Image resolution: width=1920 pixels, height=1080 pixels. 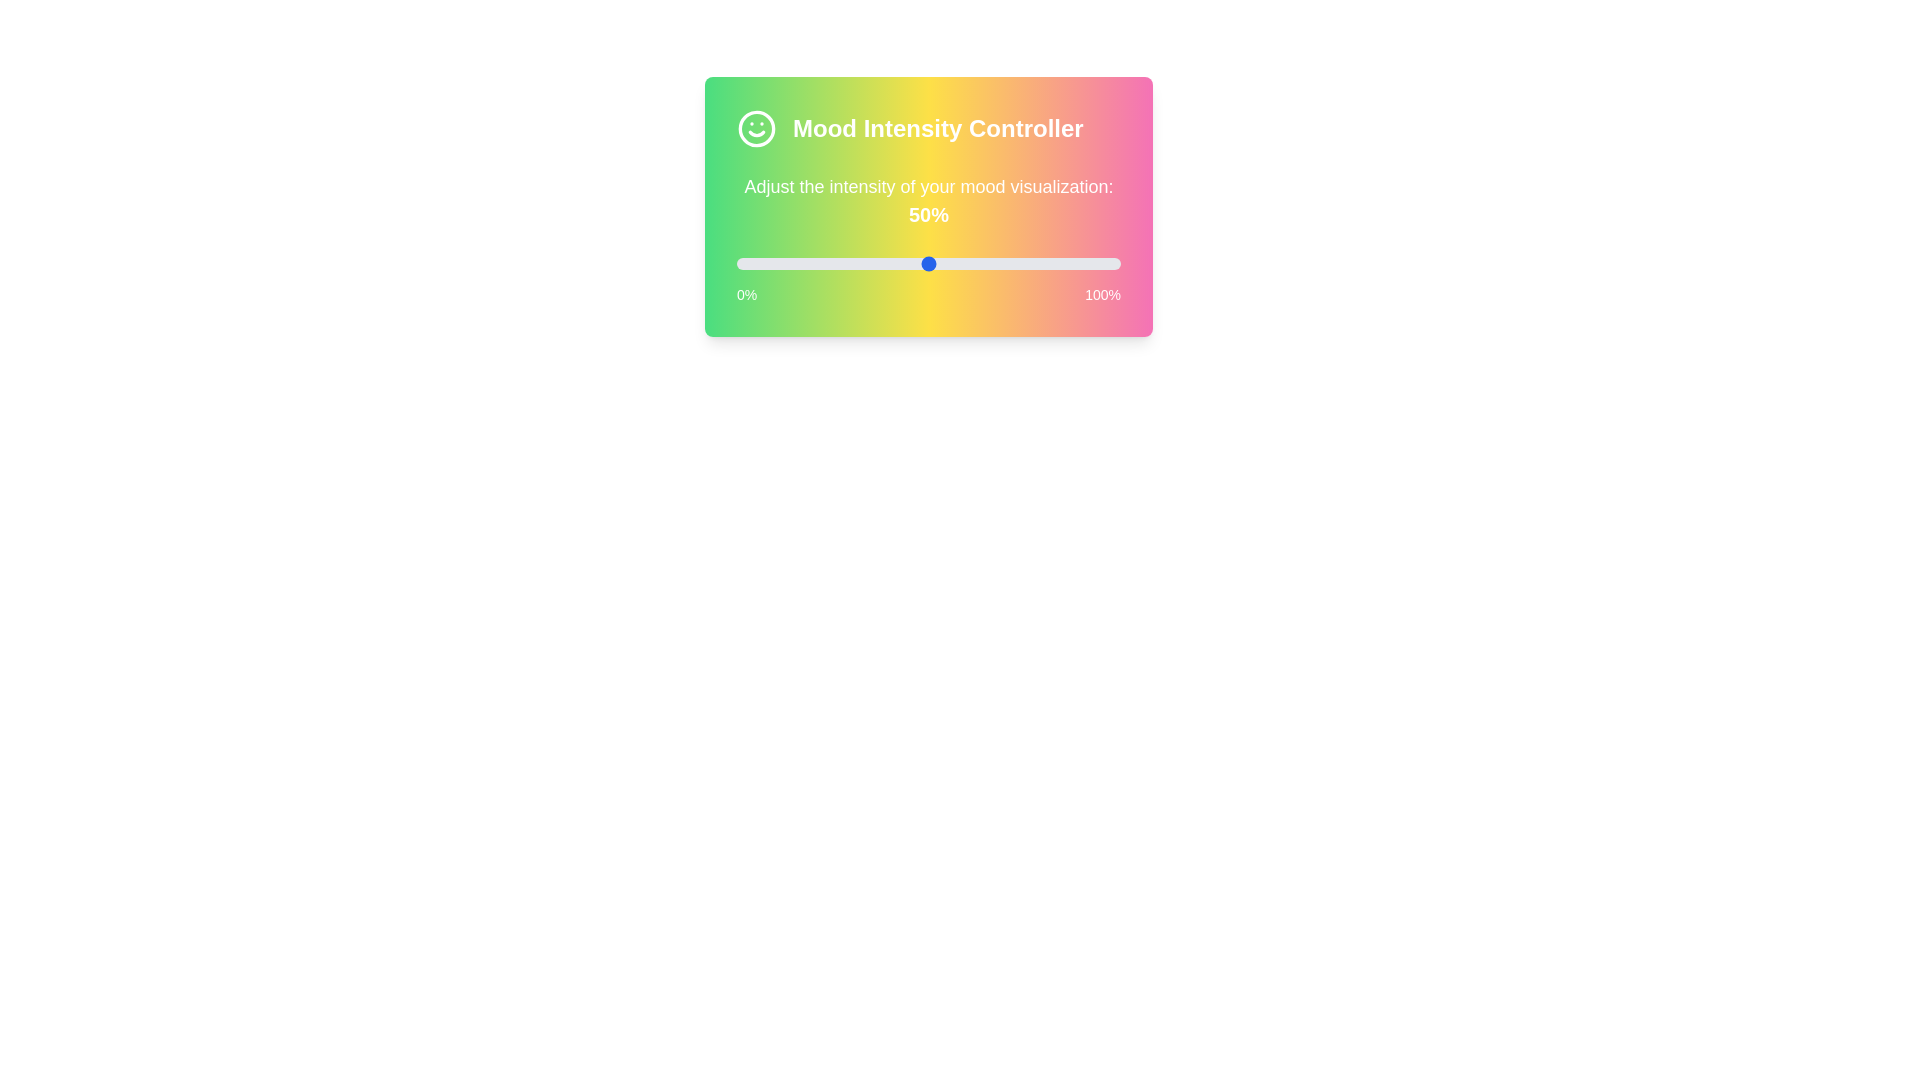 I want to click on the smiley icon decoration, so click(x=756, y=128).